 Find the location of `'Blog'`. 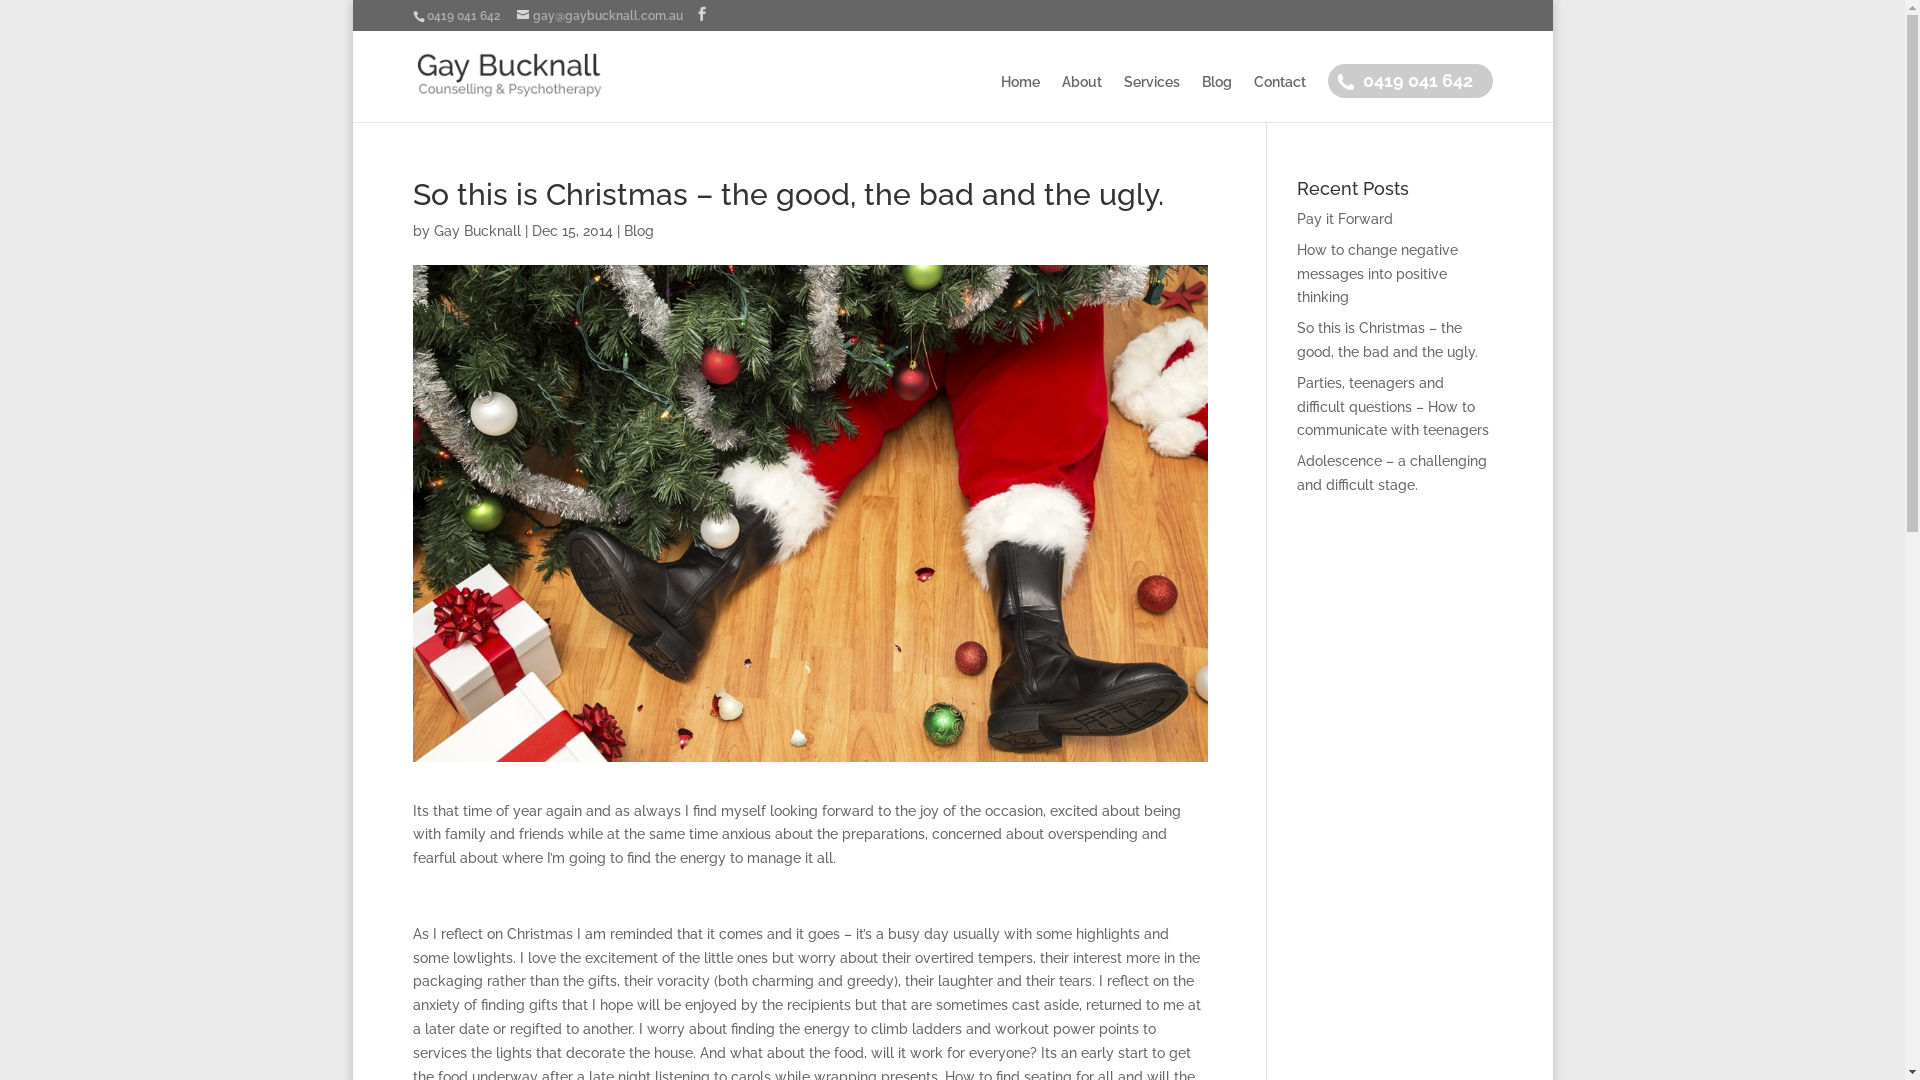

'Blog' is located at coordinates (623, 230).